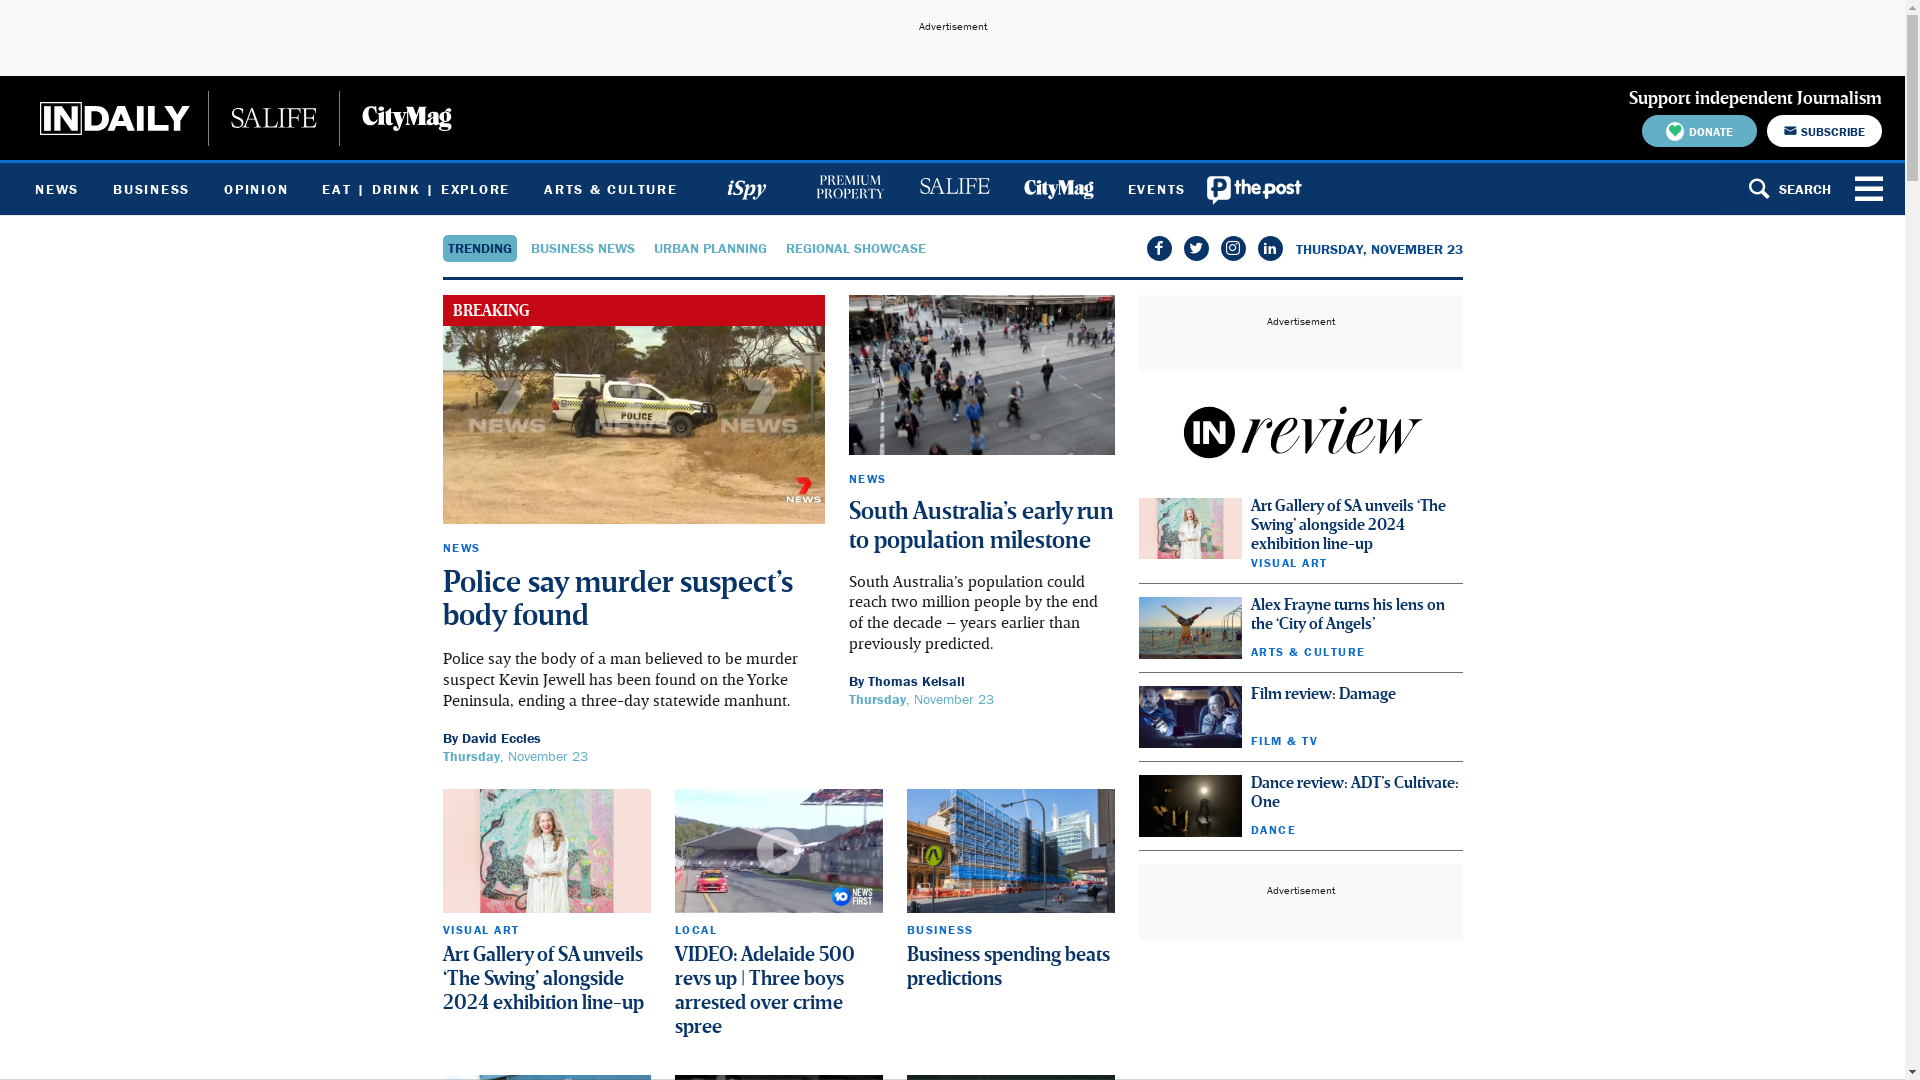 This screenshot has width=1920, height=1080. What do you see at coordinates (501, 737) in the screenshot?
I see `'David Eccles'` at bounding box center [501, 737].